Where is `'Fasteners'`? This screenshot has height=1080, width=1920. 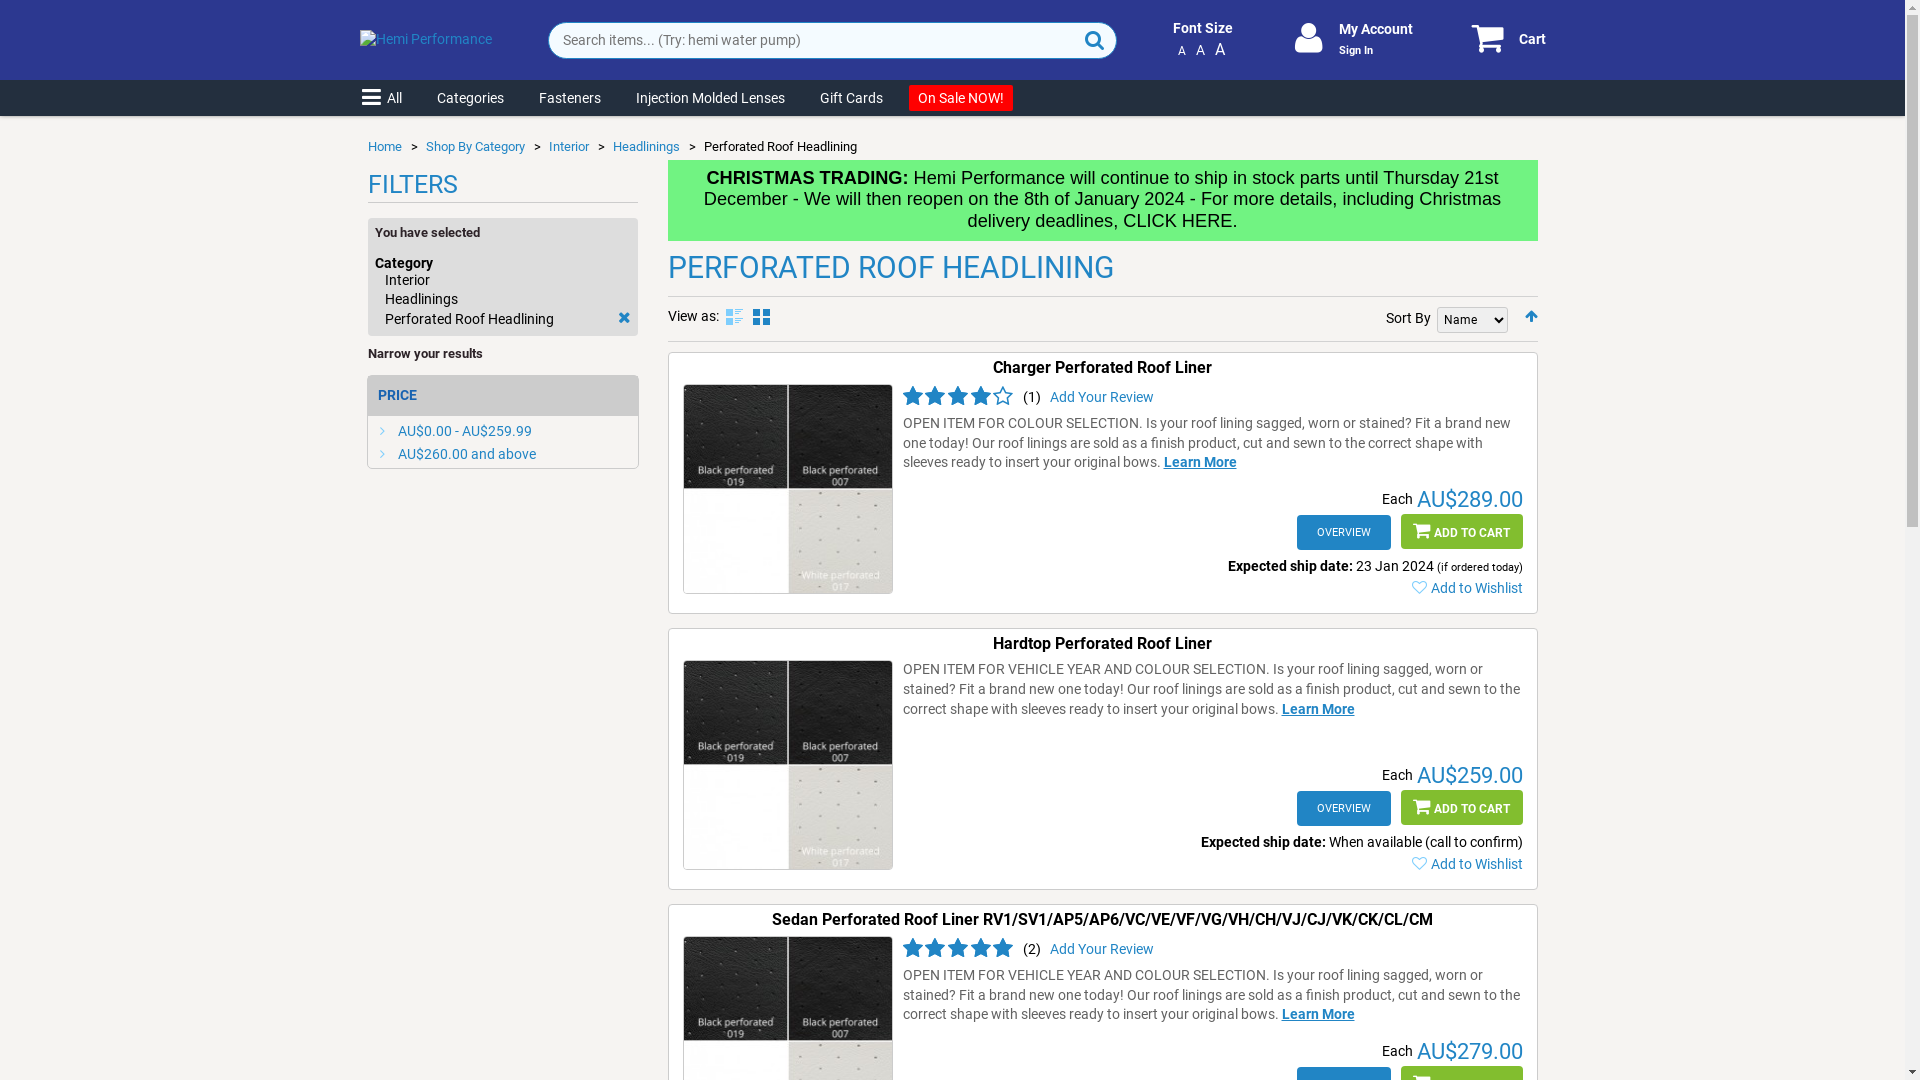
'Fasteners' is located at coordinates (569, 97).